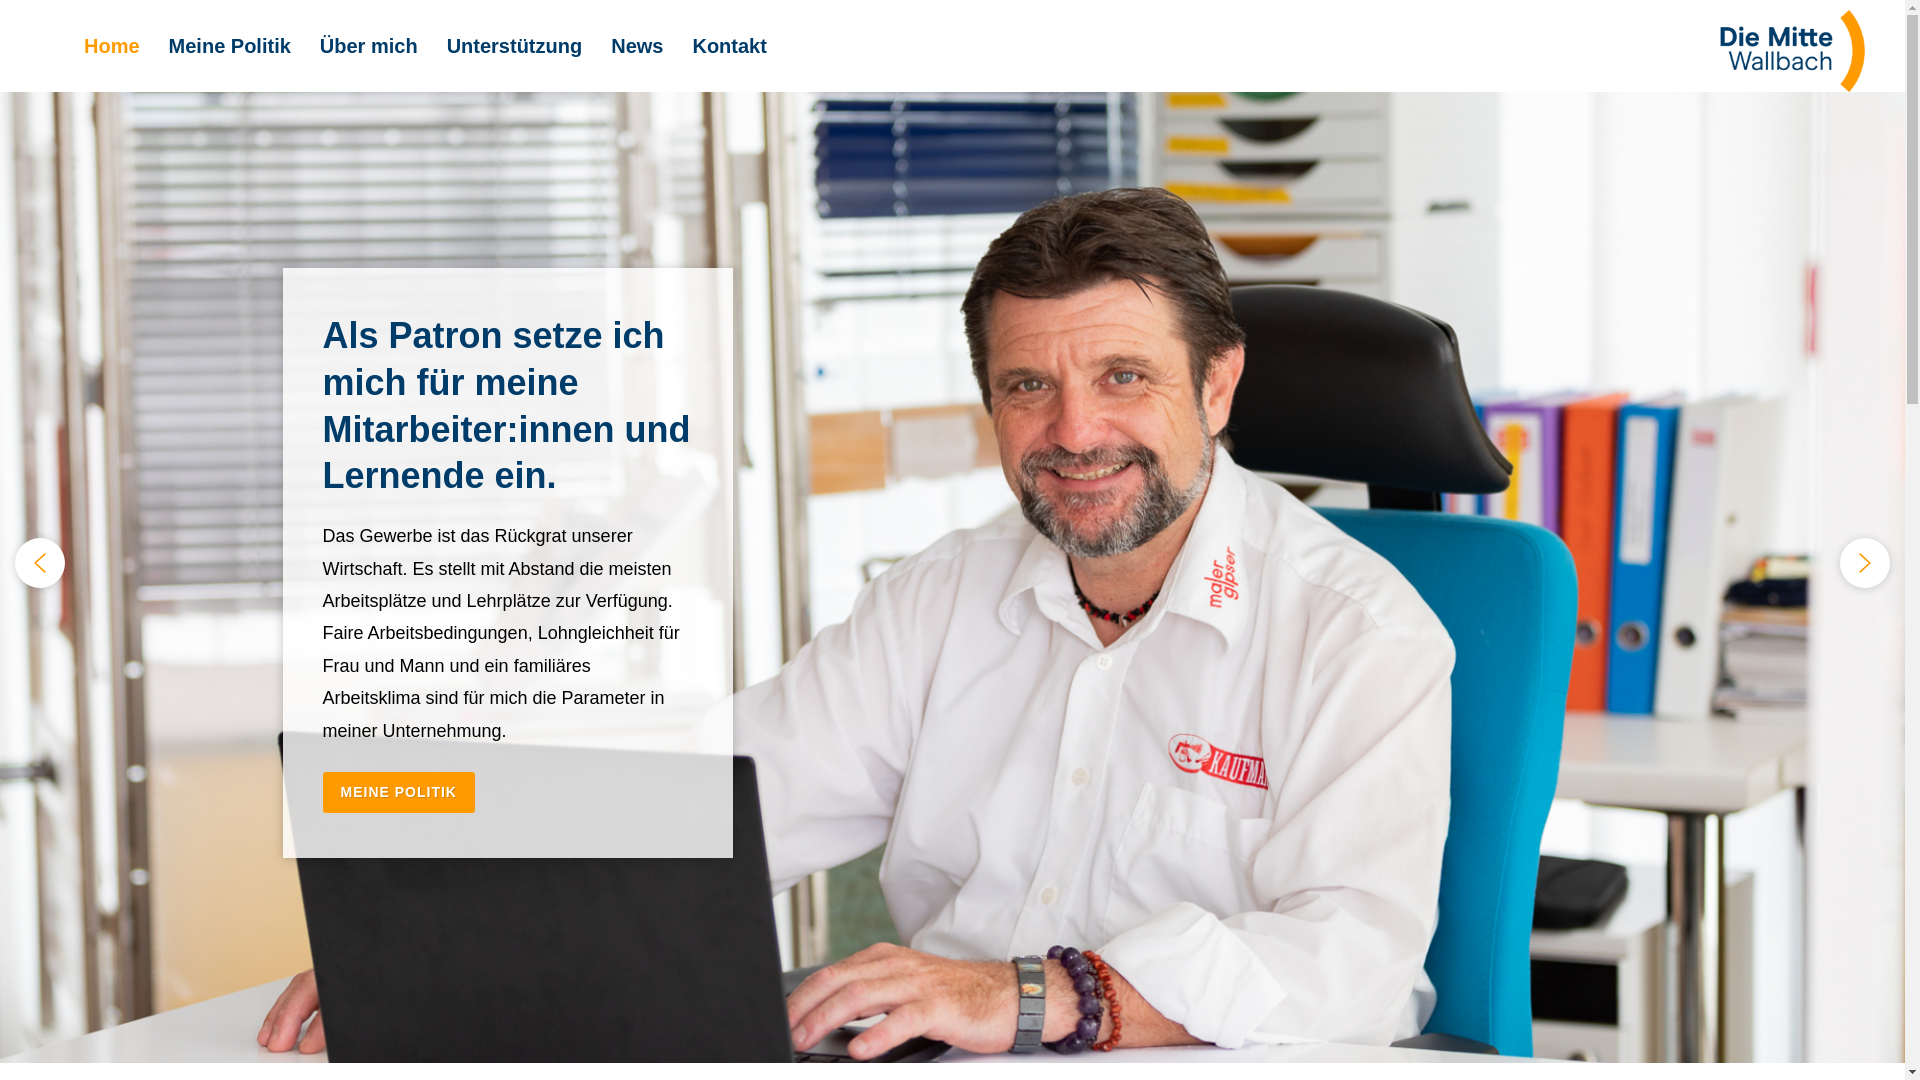 The height and width of the screenshot is (1080, 1920). Describe the element at coordinates (230, 45) in the screenshot. I see `'Meine Politik'` at that location.